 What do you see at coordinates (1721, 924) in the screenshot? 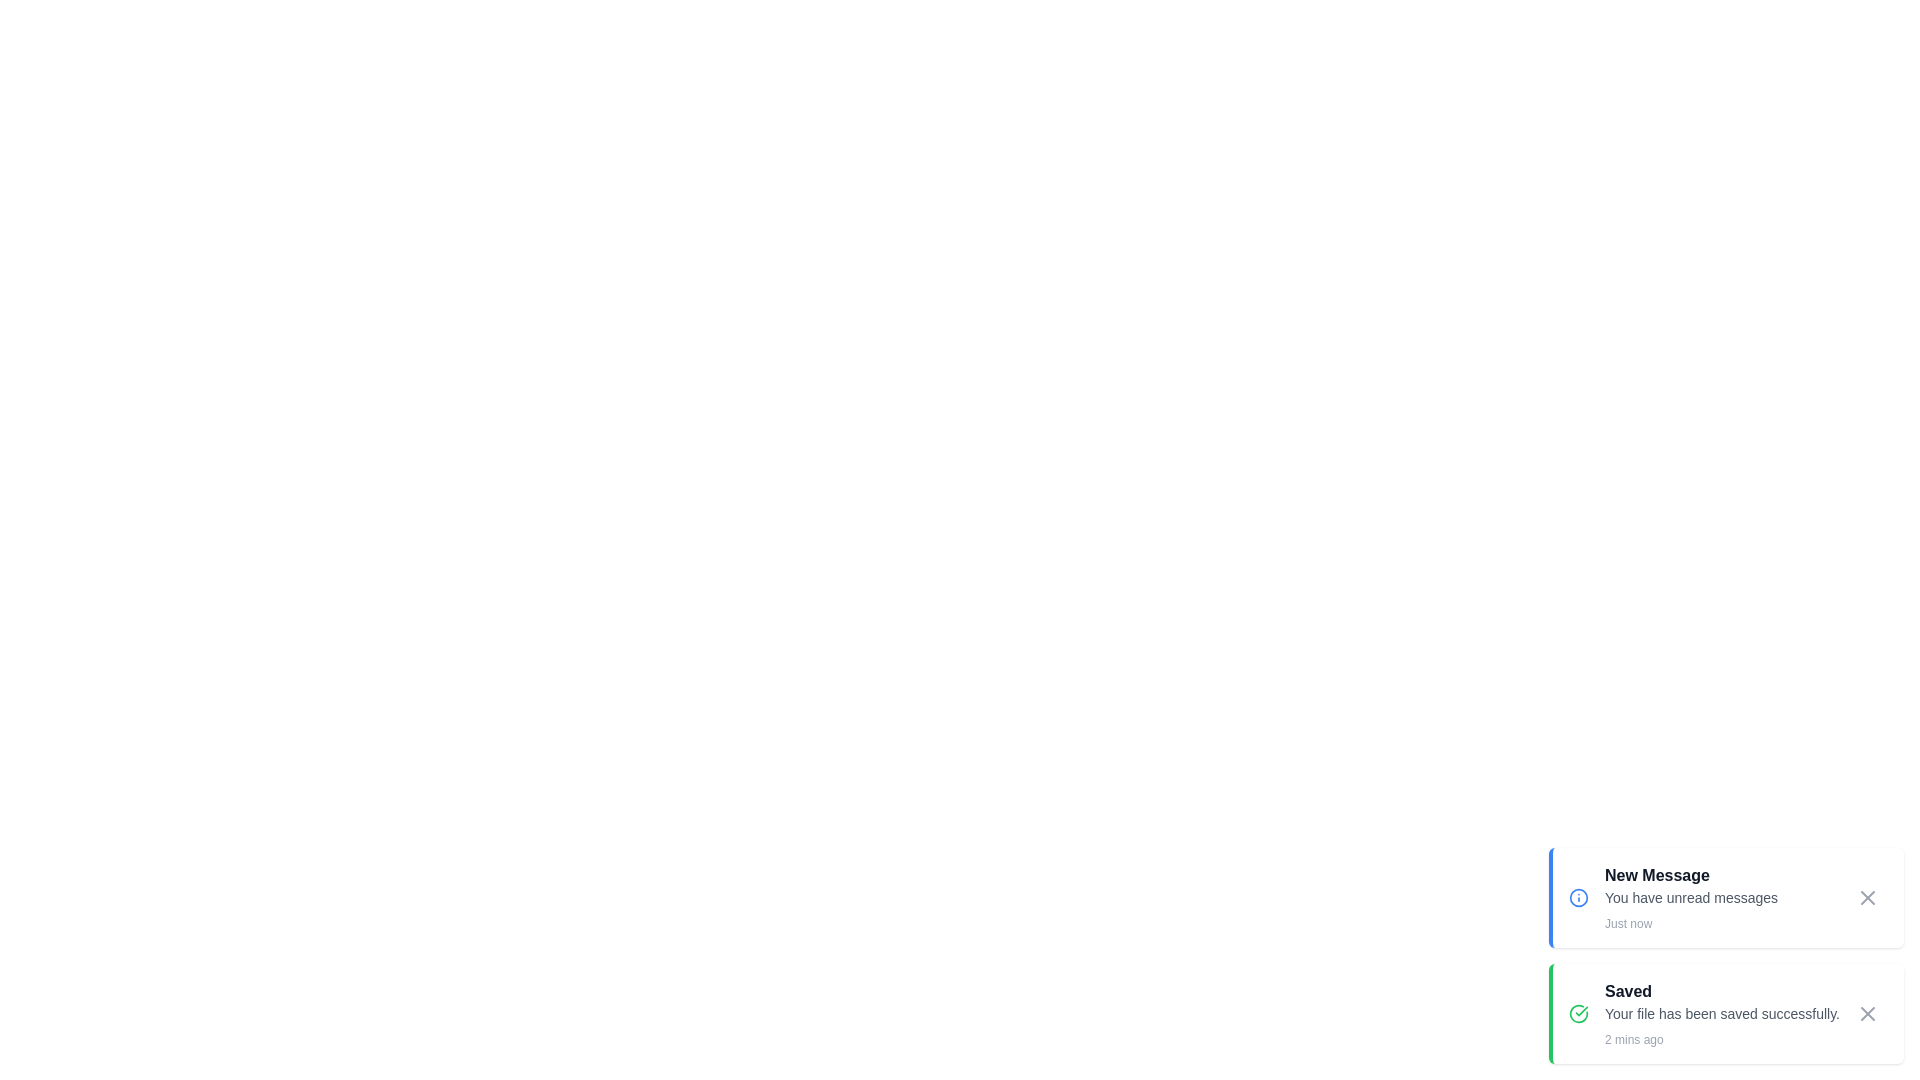
I see `the timestamp of the notification titled 'New Message'` at bounding box center [1721, 924].